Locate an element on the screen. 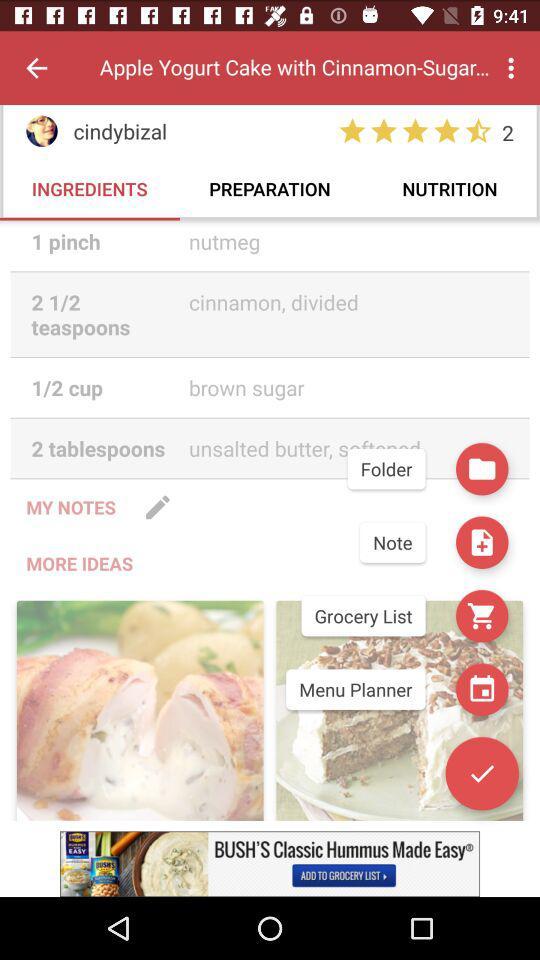  the cart icon is located at coordinates (481, 615).